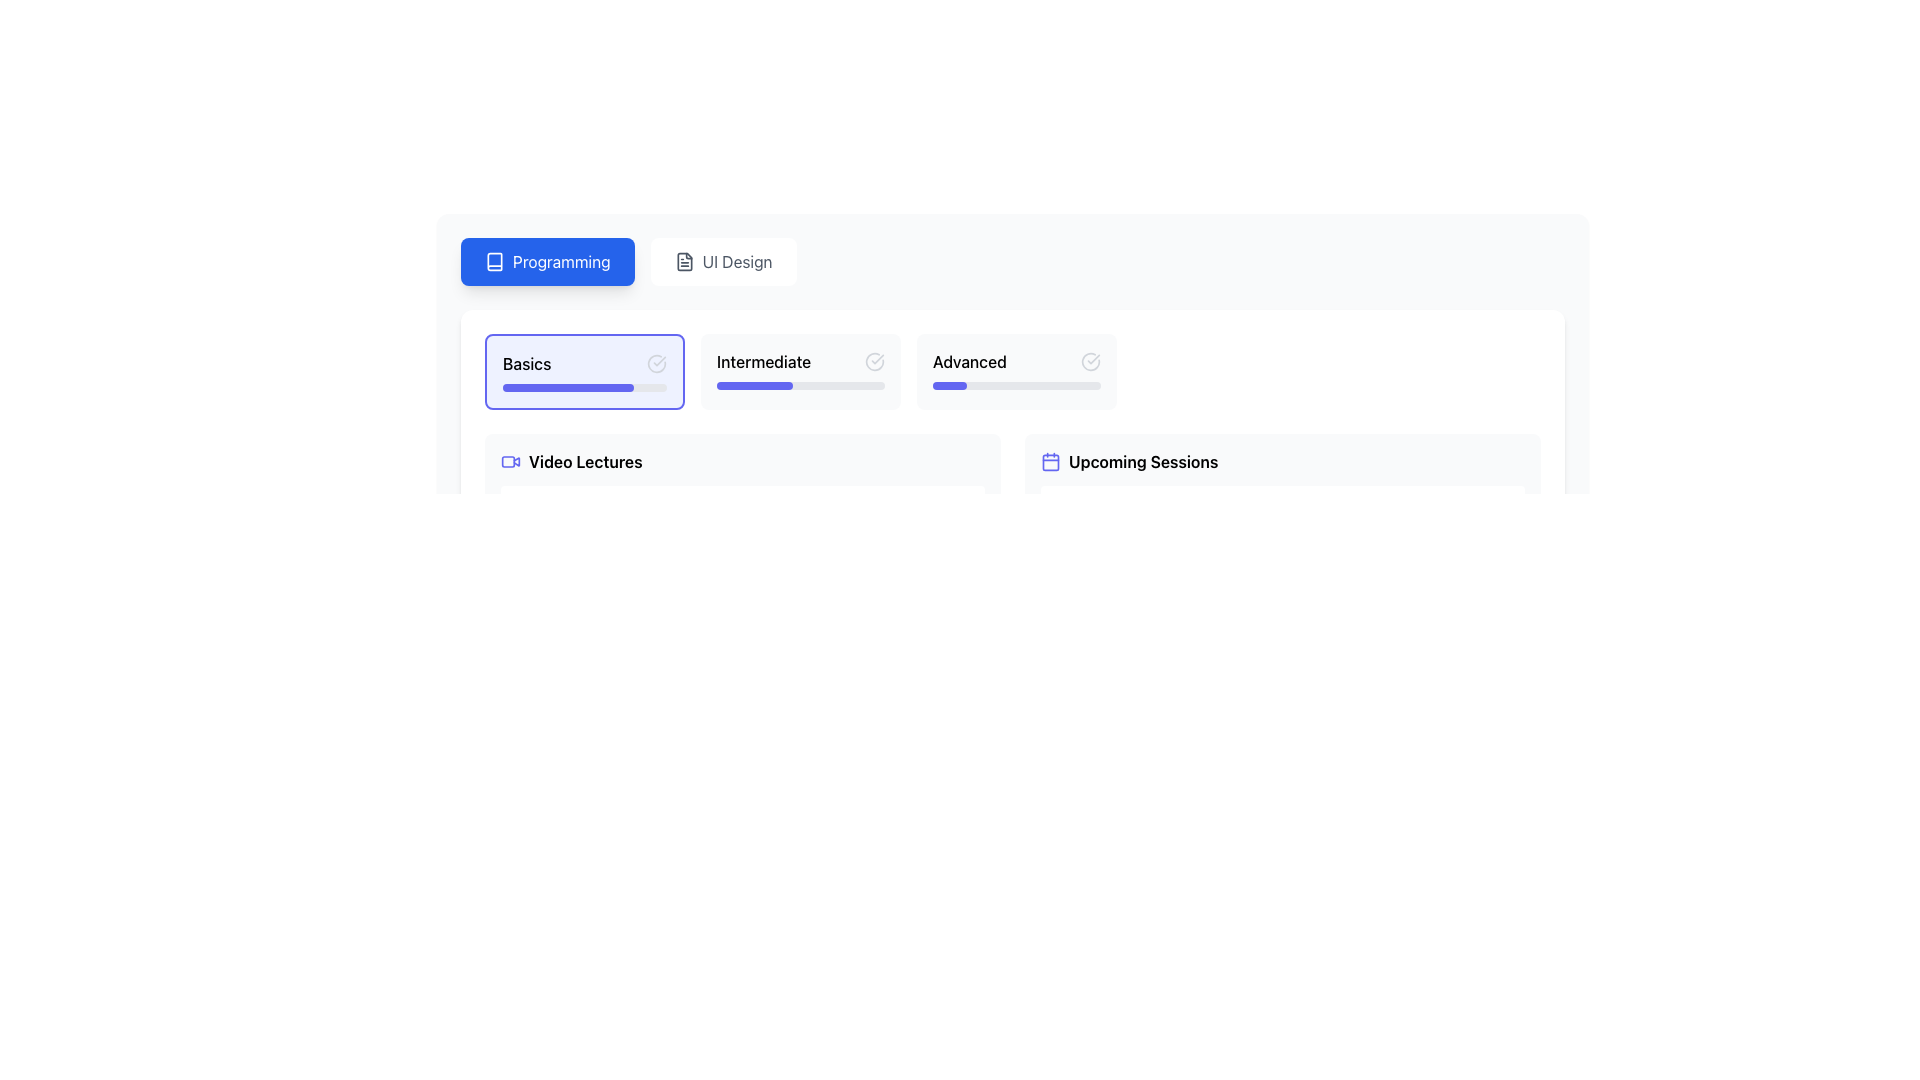 The height and width of the screenshot is (1080, 1920). Describe the element at coordinates (1017, 385) in the screenshot. I see `the progress bar indicating the completion percentage for the 'Advanced' level, located at the bottom of the 'Advanced' card` at that location.